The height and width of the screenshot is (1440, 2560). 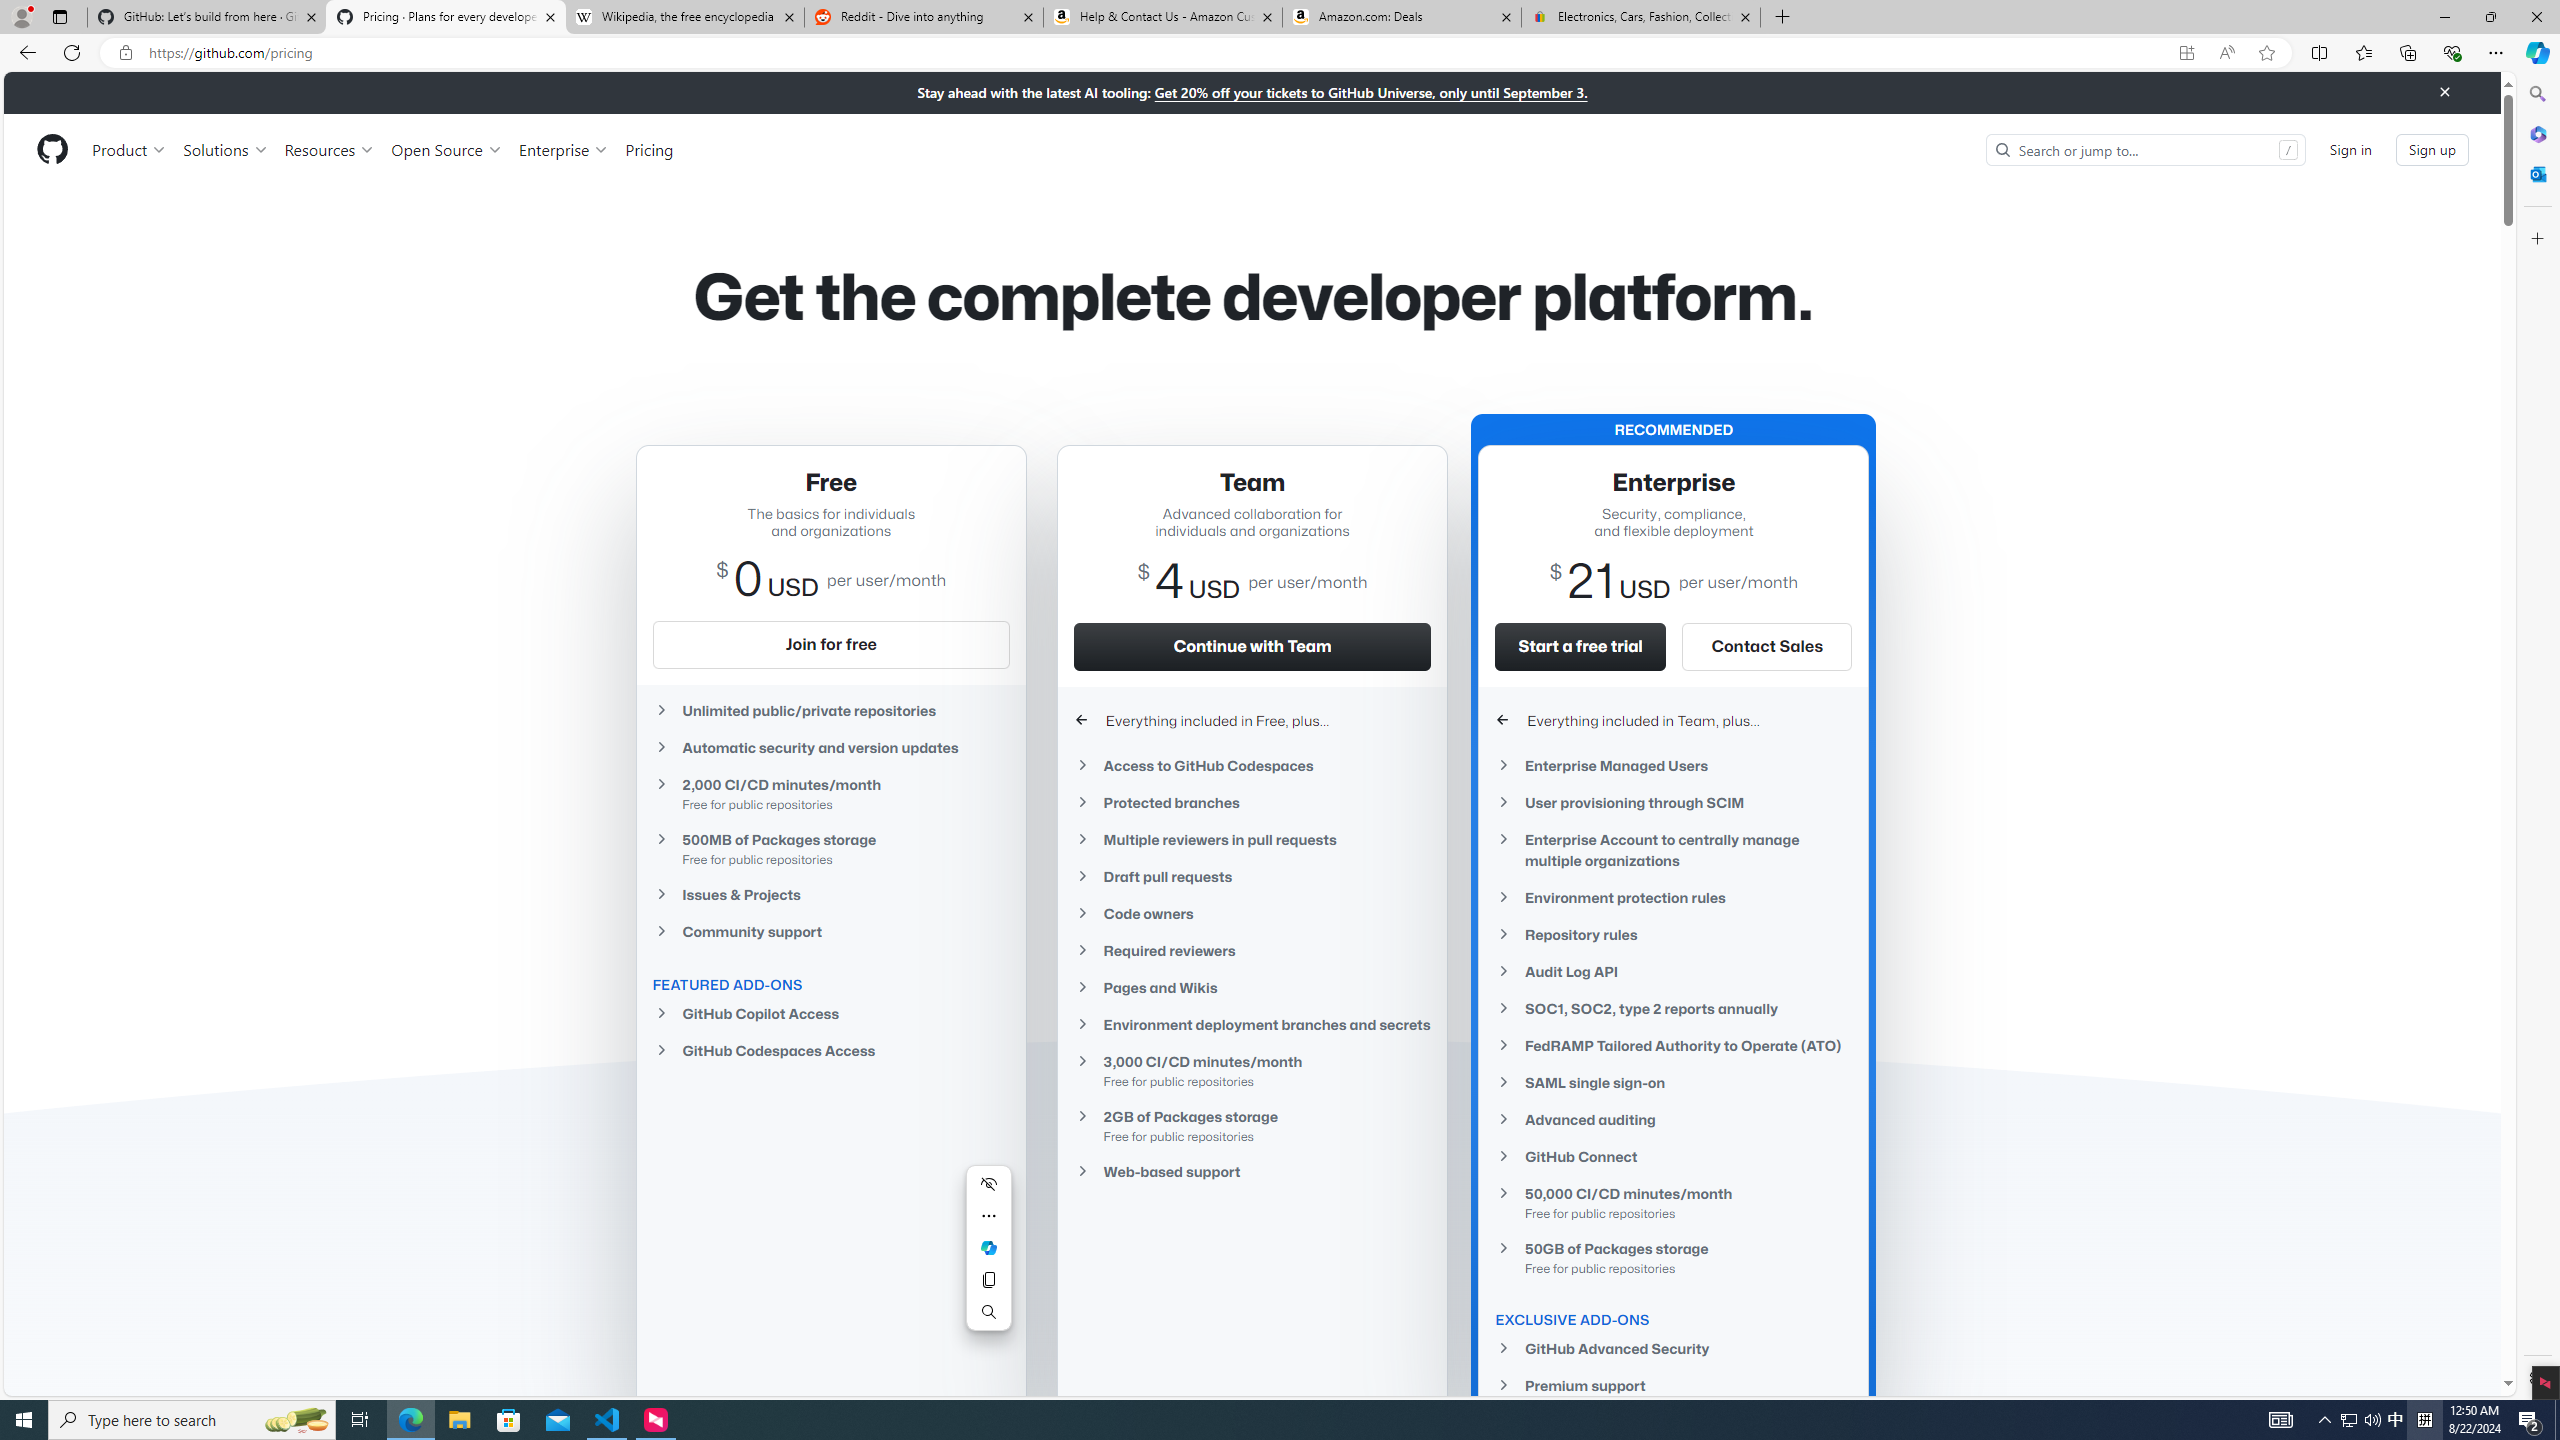 I want to click on 'Hide menu', so click(x=988, y=1183).